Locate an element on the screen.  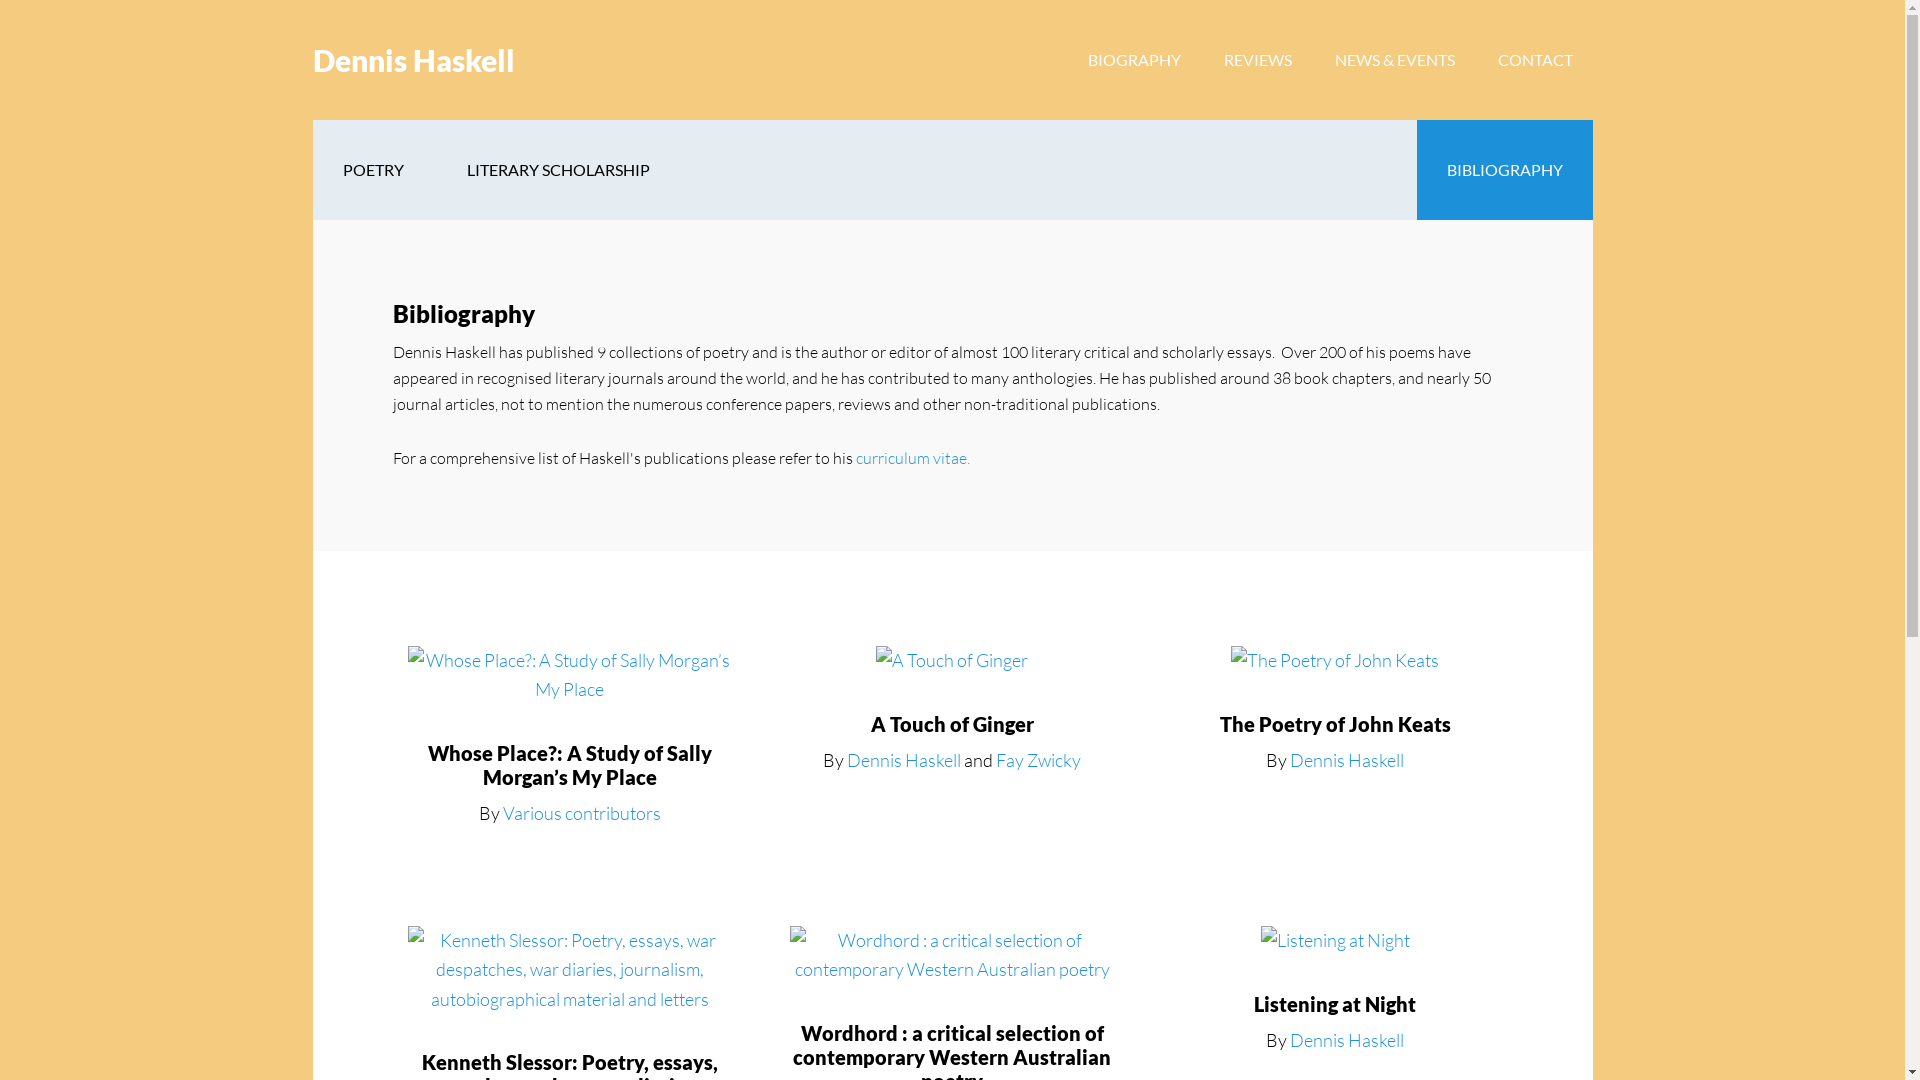
'Listening at Night' is located at coordinates (1334, 1003).